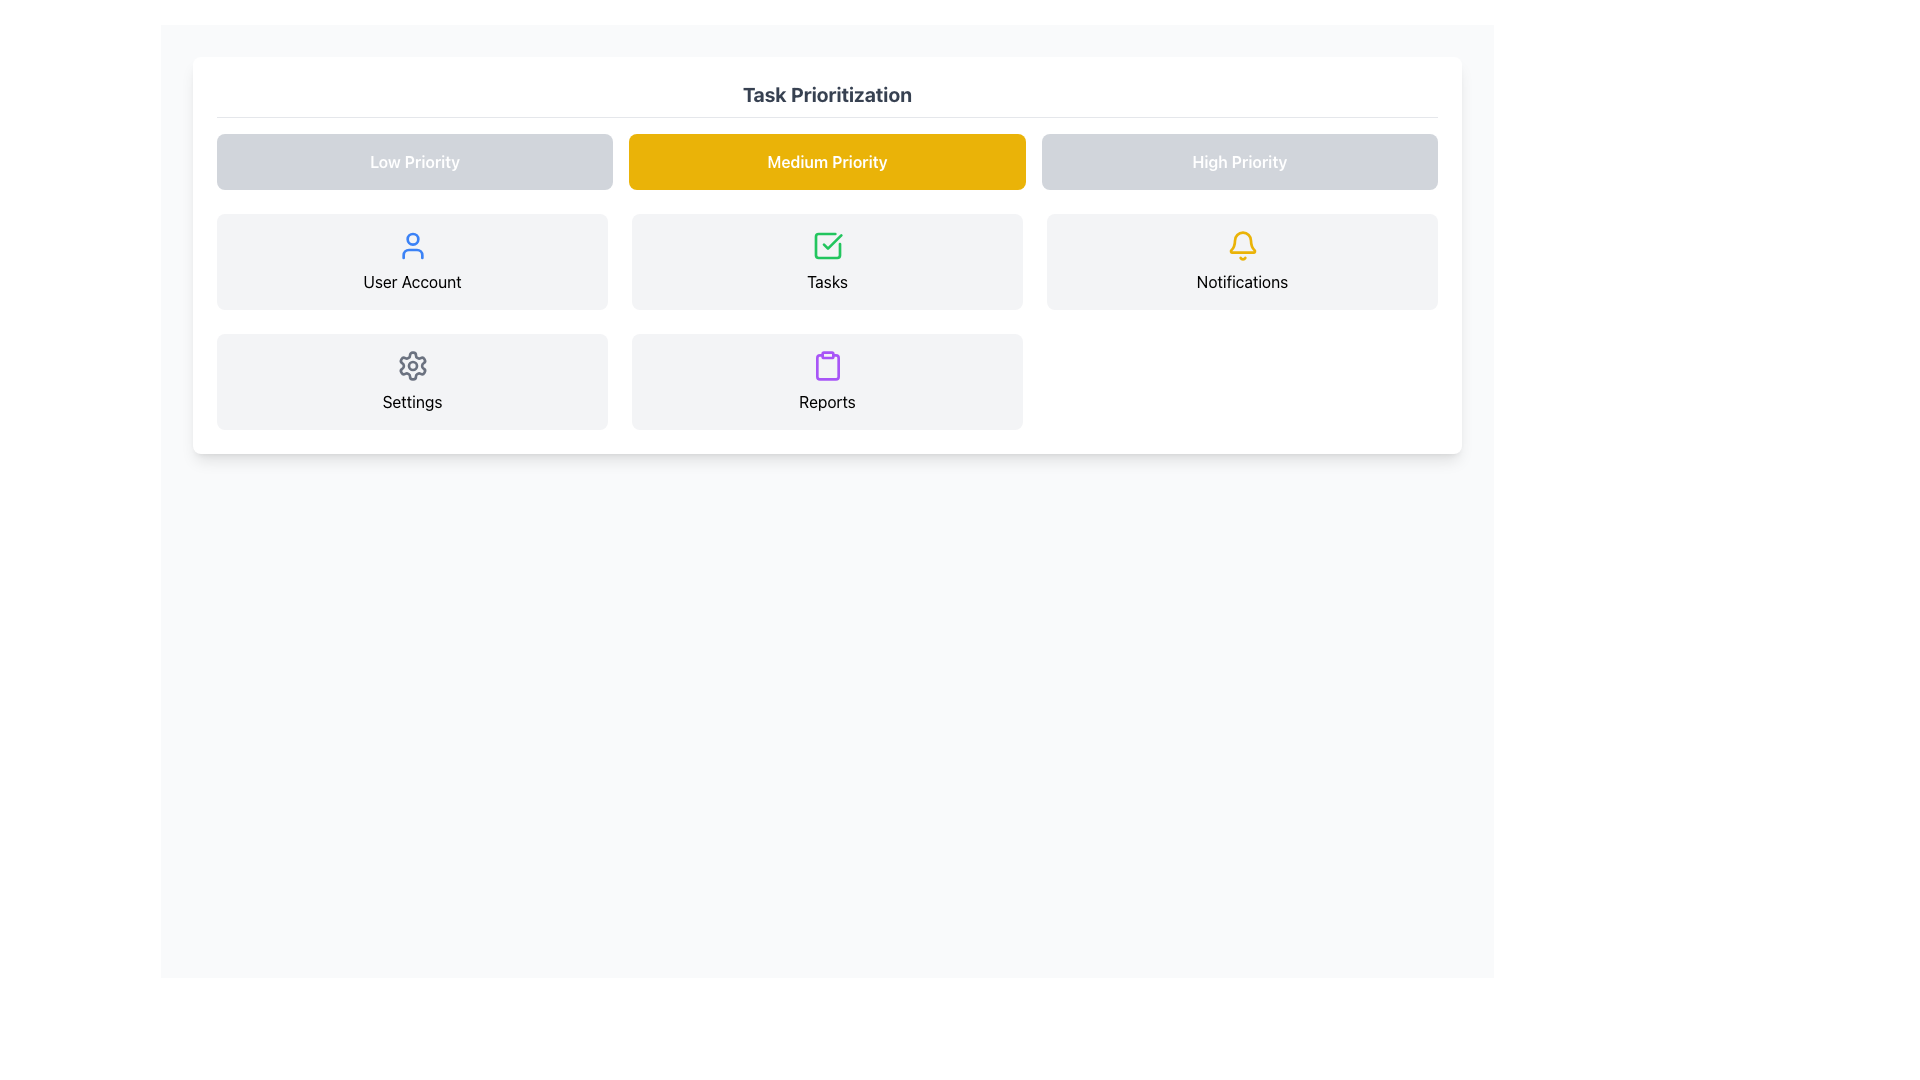 The image size is (1920, 1080). I want to click on the Card-like informational UI element labeled 'Tasks', which features a green checkmark icon at the top, so click(827, 261).